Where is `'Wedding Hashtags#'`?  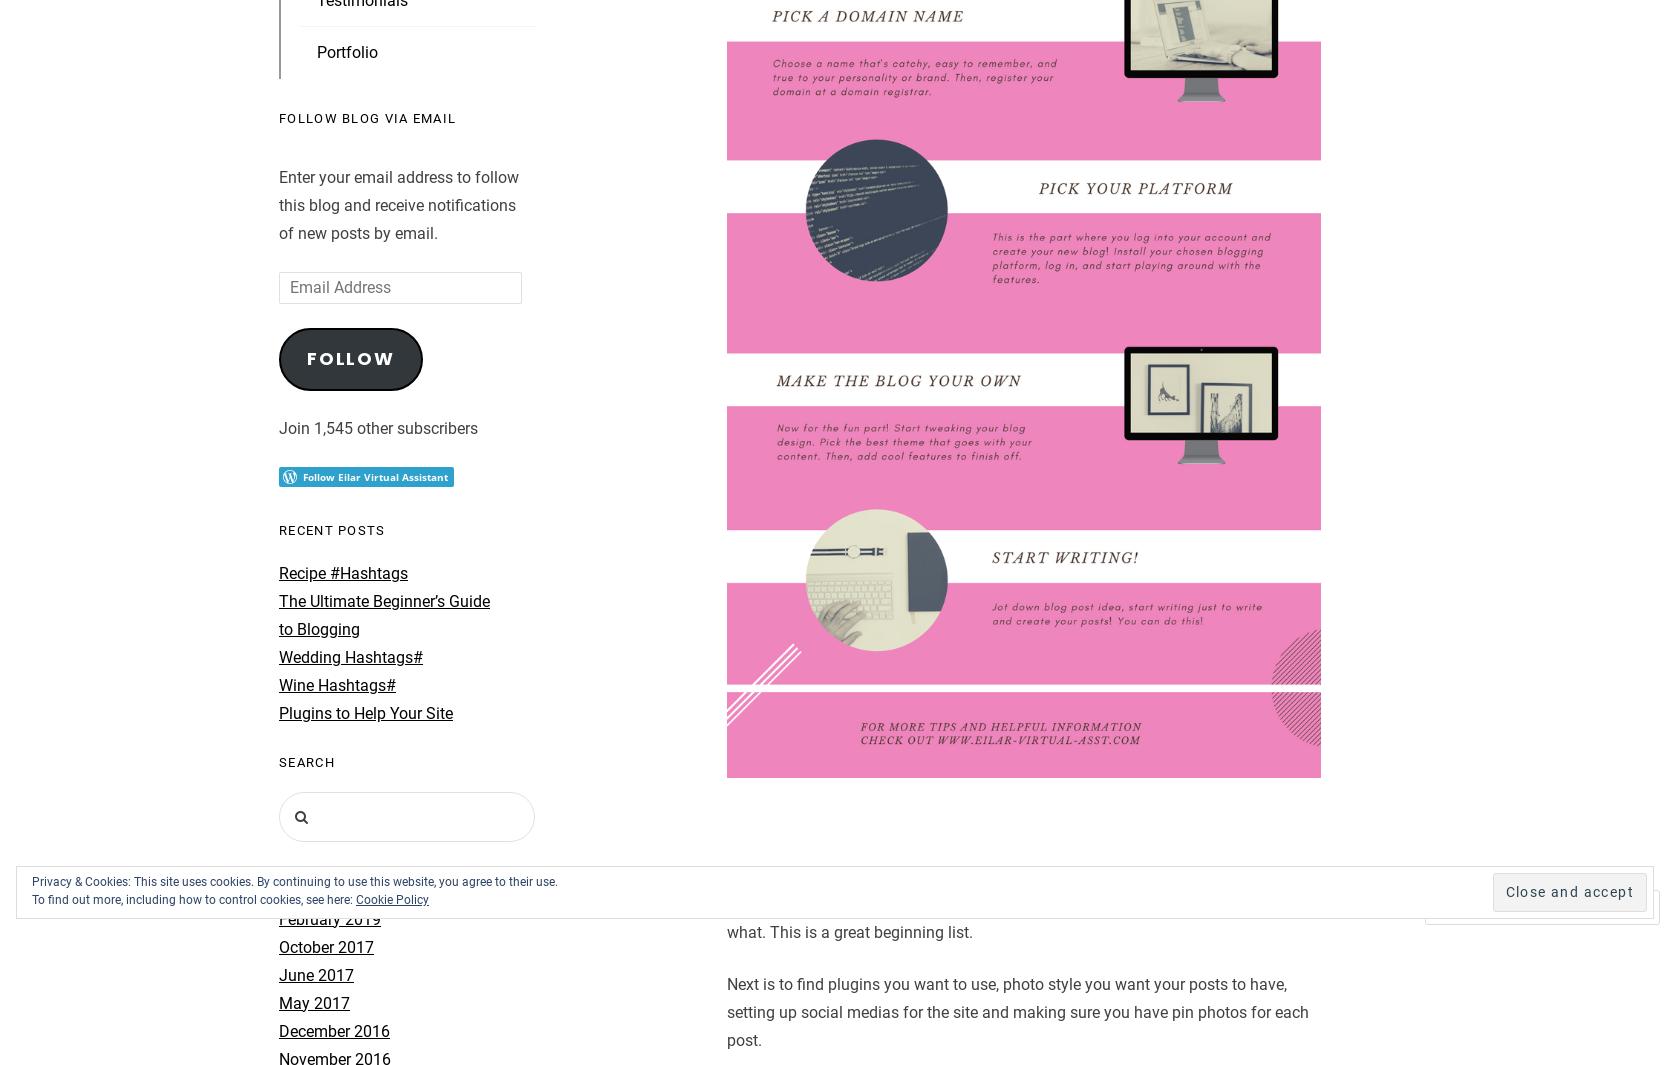 'Wedding Hashtags#' is located at coordinates (278, 656).